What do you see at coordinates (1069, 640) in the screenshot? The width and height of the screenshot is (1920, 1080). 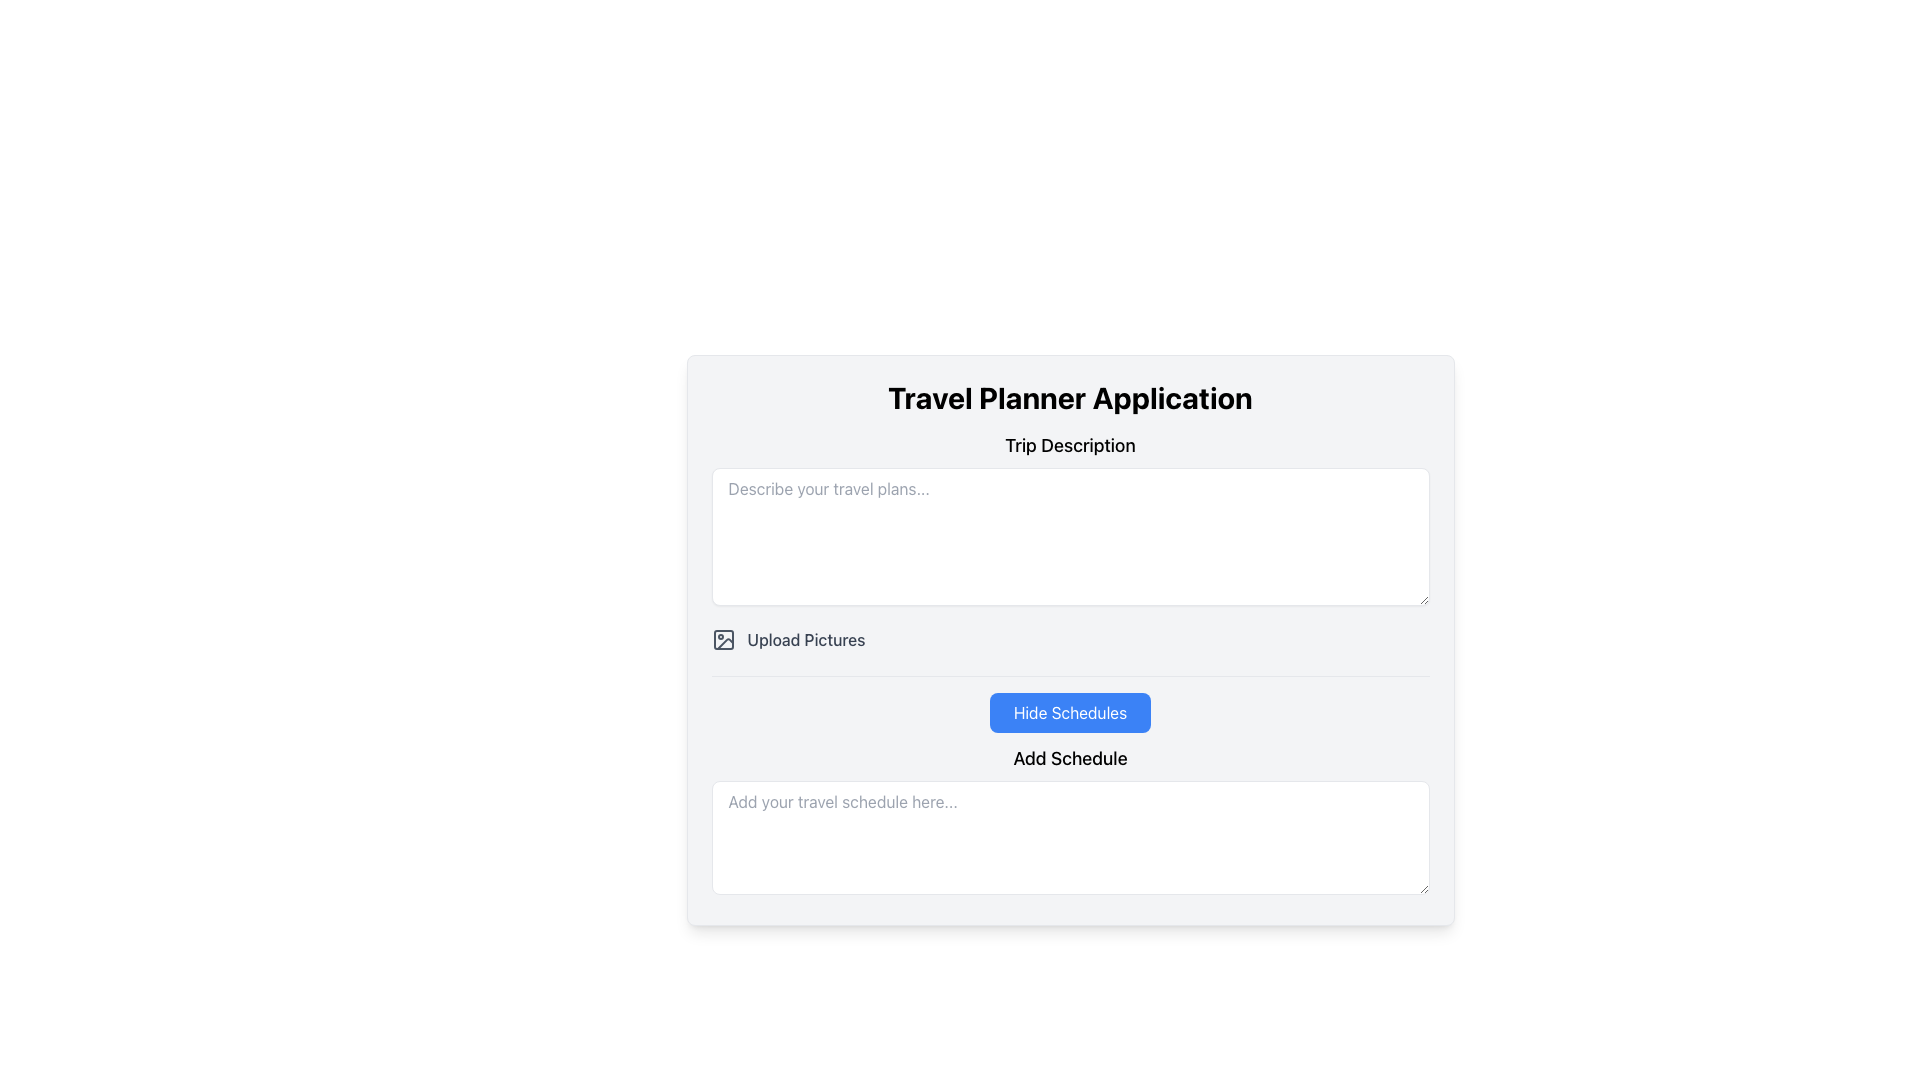 I see `the central button for uploading pictures located immediately below the 'Trip Description' input field to initiate the image upload process` at bounding box center [1069, 640].